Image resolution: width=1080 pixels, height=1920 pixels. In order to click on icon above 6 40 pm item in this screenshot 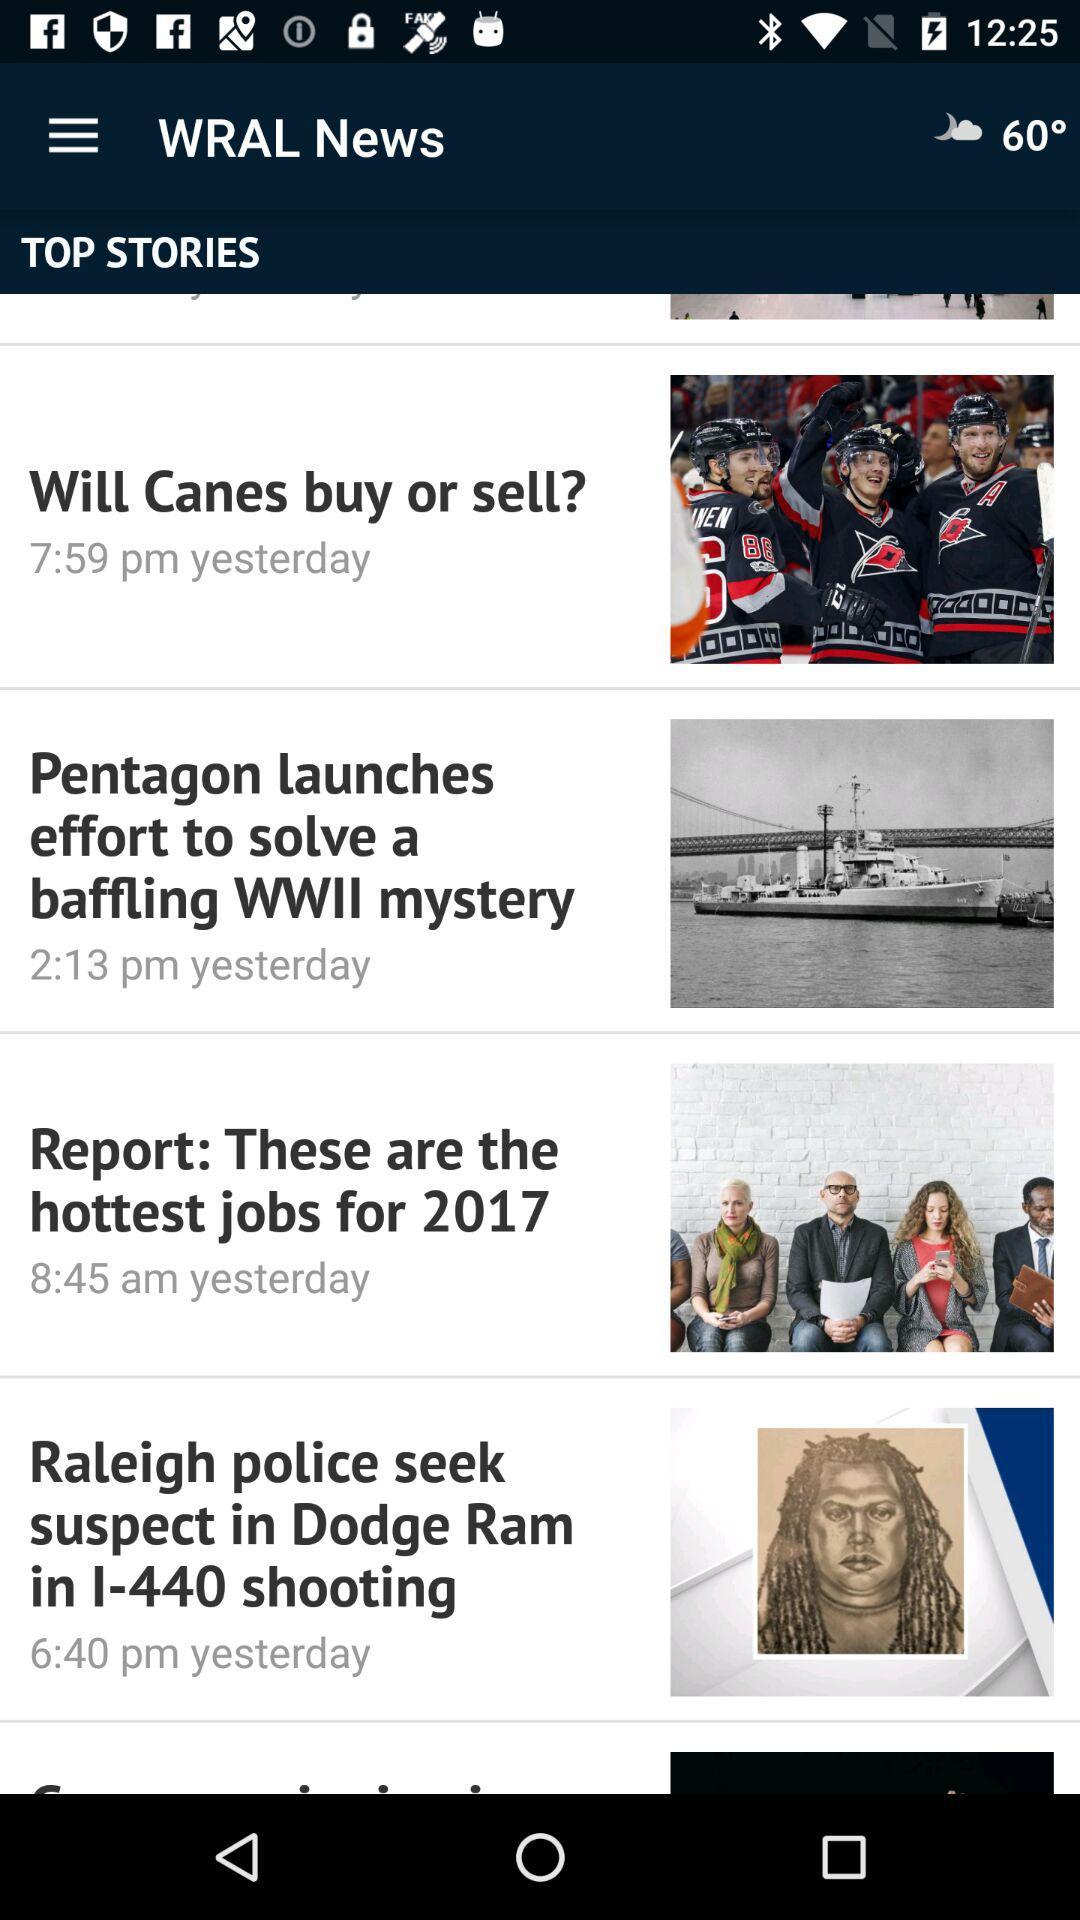, I will do `click(321, 1522)`.